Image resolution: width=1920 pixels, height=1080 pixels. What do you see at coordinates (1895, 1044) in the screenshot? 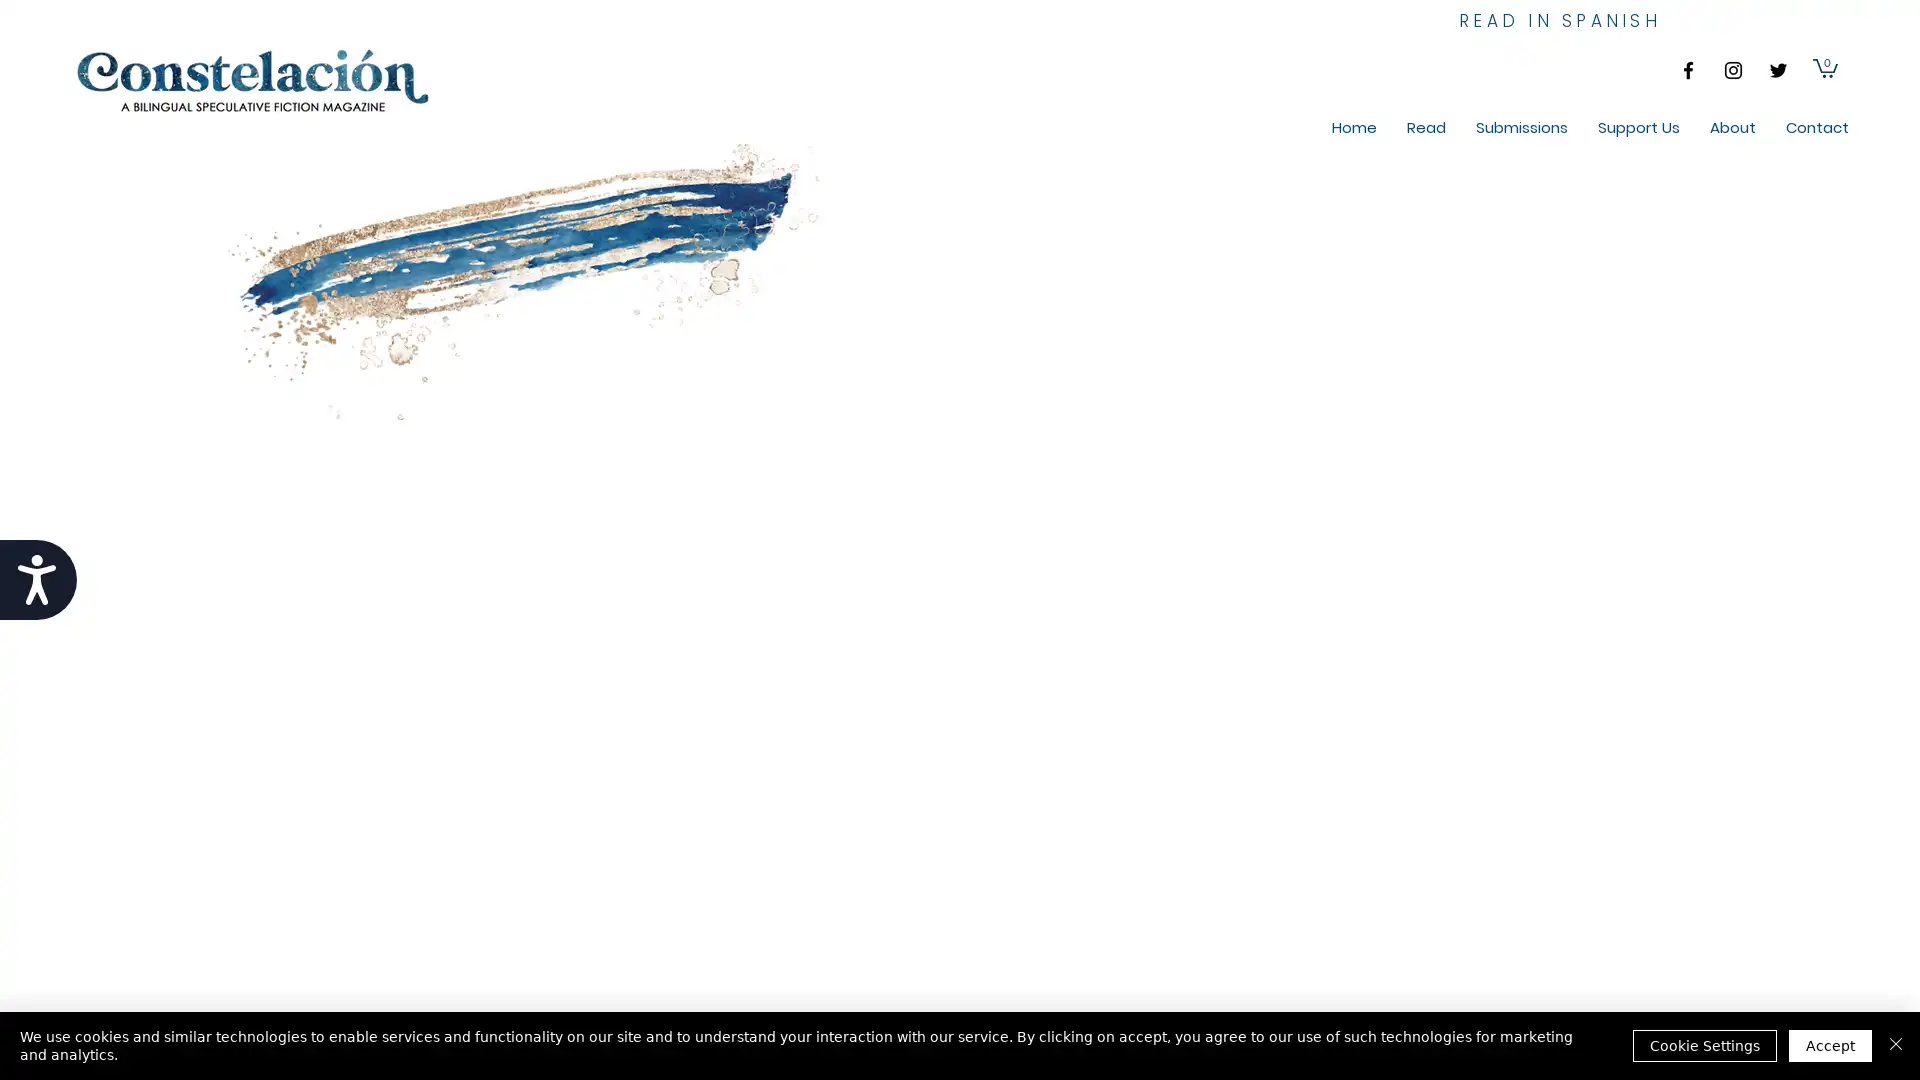
I see `Close` at bounding box center [1895, 1044].